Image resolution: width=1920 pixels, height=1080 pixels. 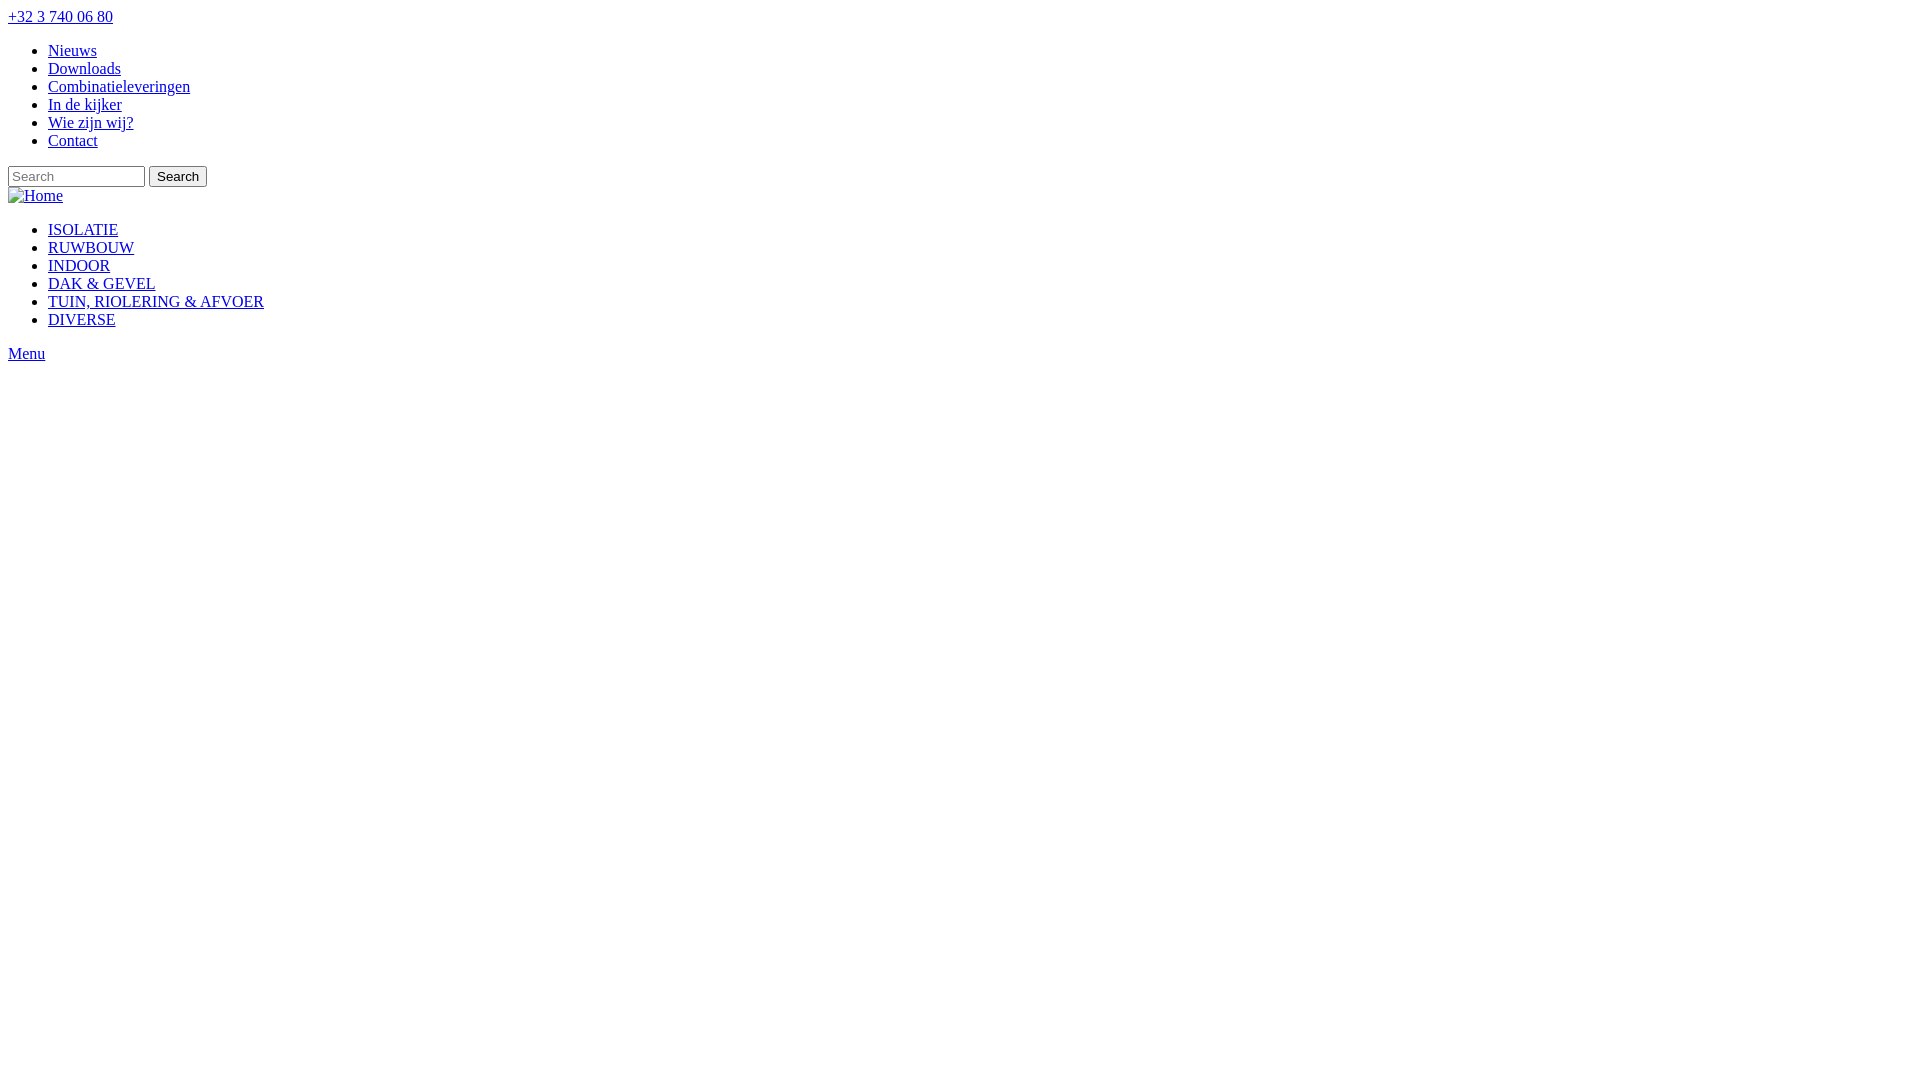 I want to click on 'DIVERSE', so click(x=80, y=318).